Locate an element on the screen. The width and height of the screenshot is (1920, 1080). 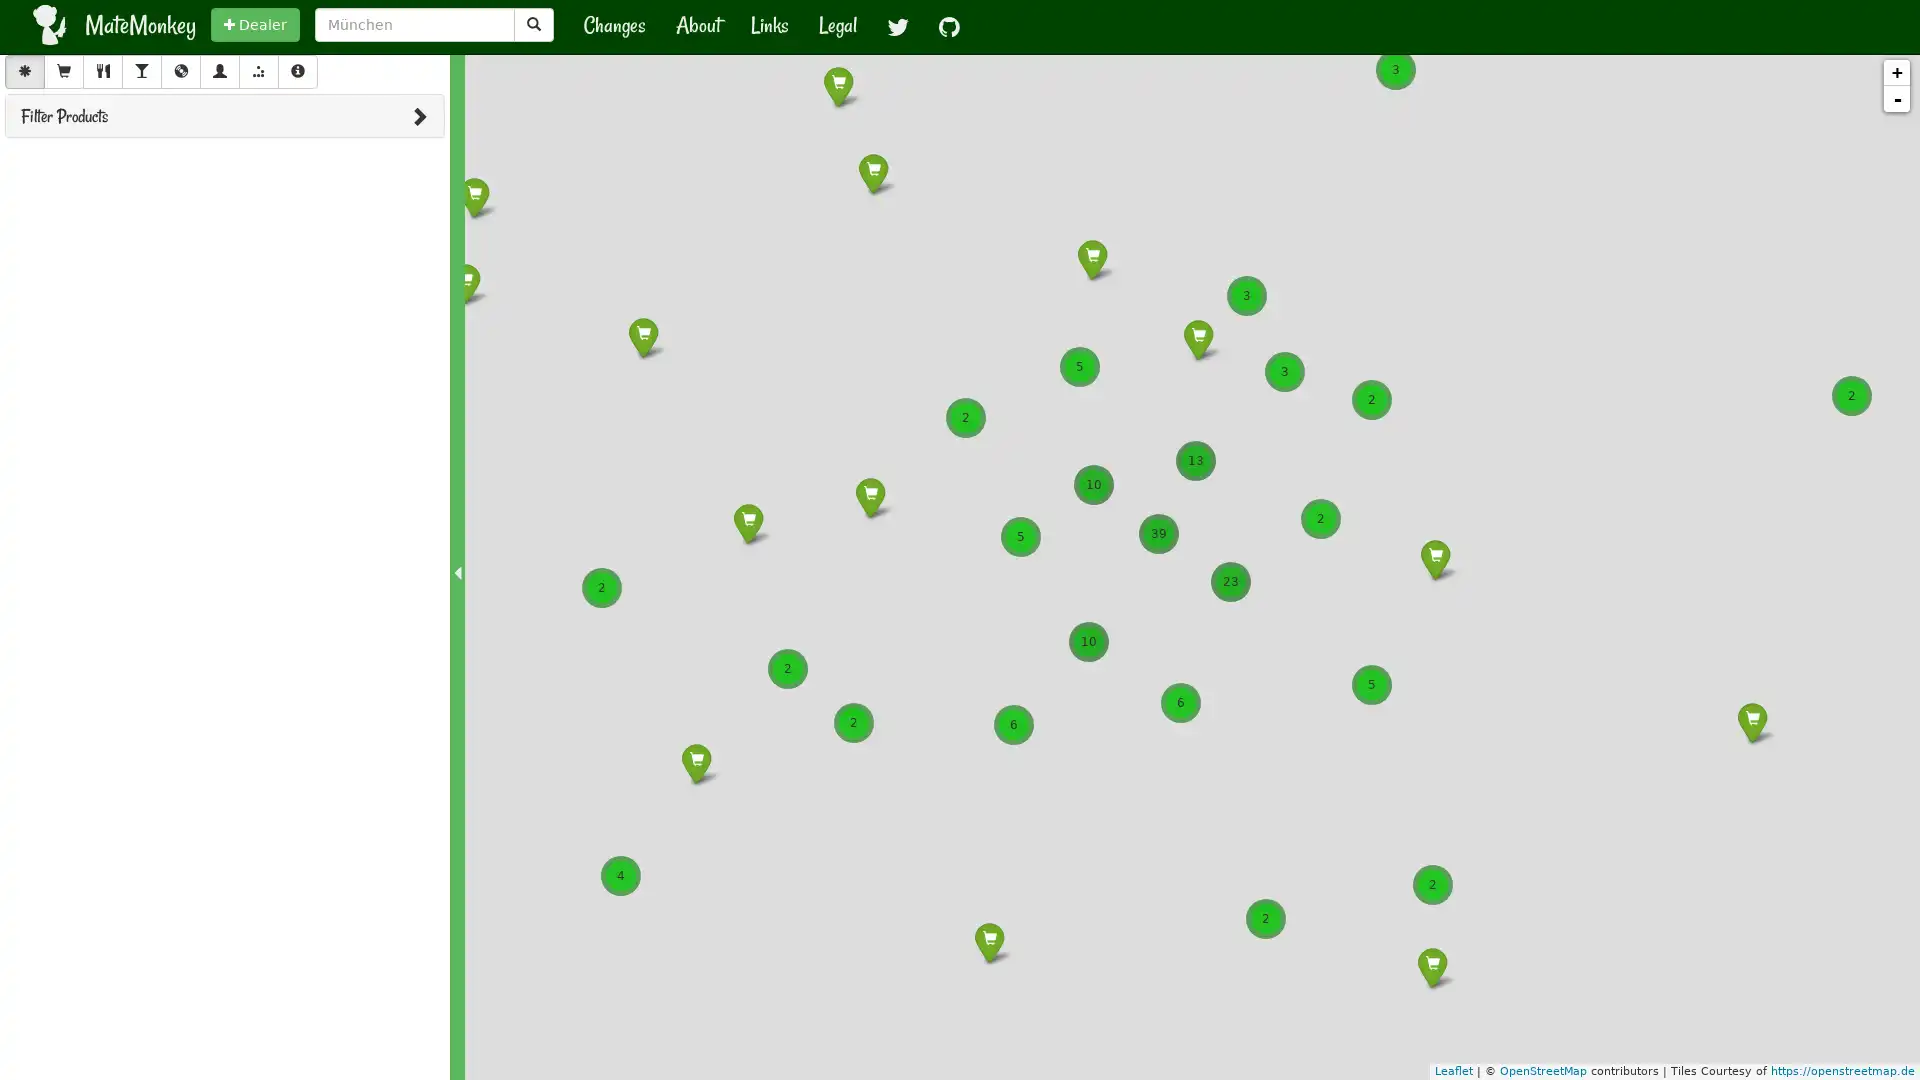
Dealer is located at coordinates (254, 24).